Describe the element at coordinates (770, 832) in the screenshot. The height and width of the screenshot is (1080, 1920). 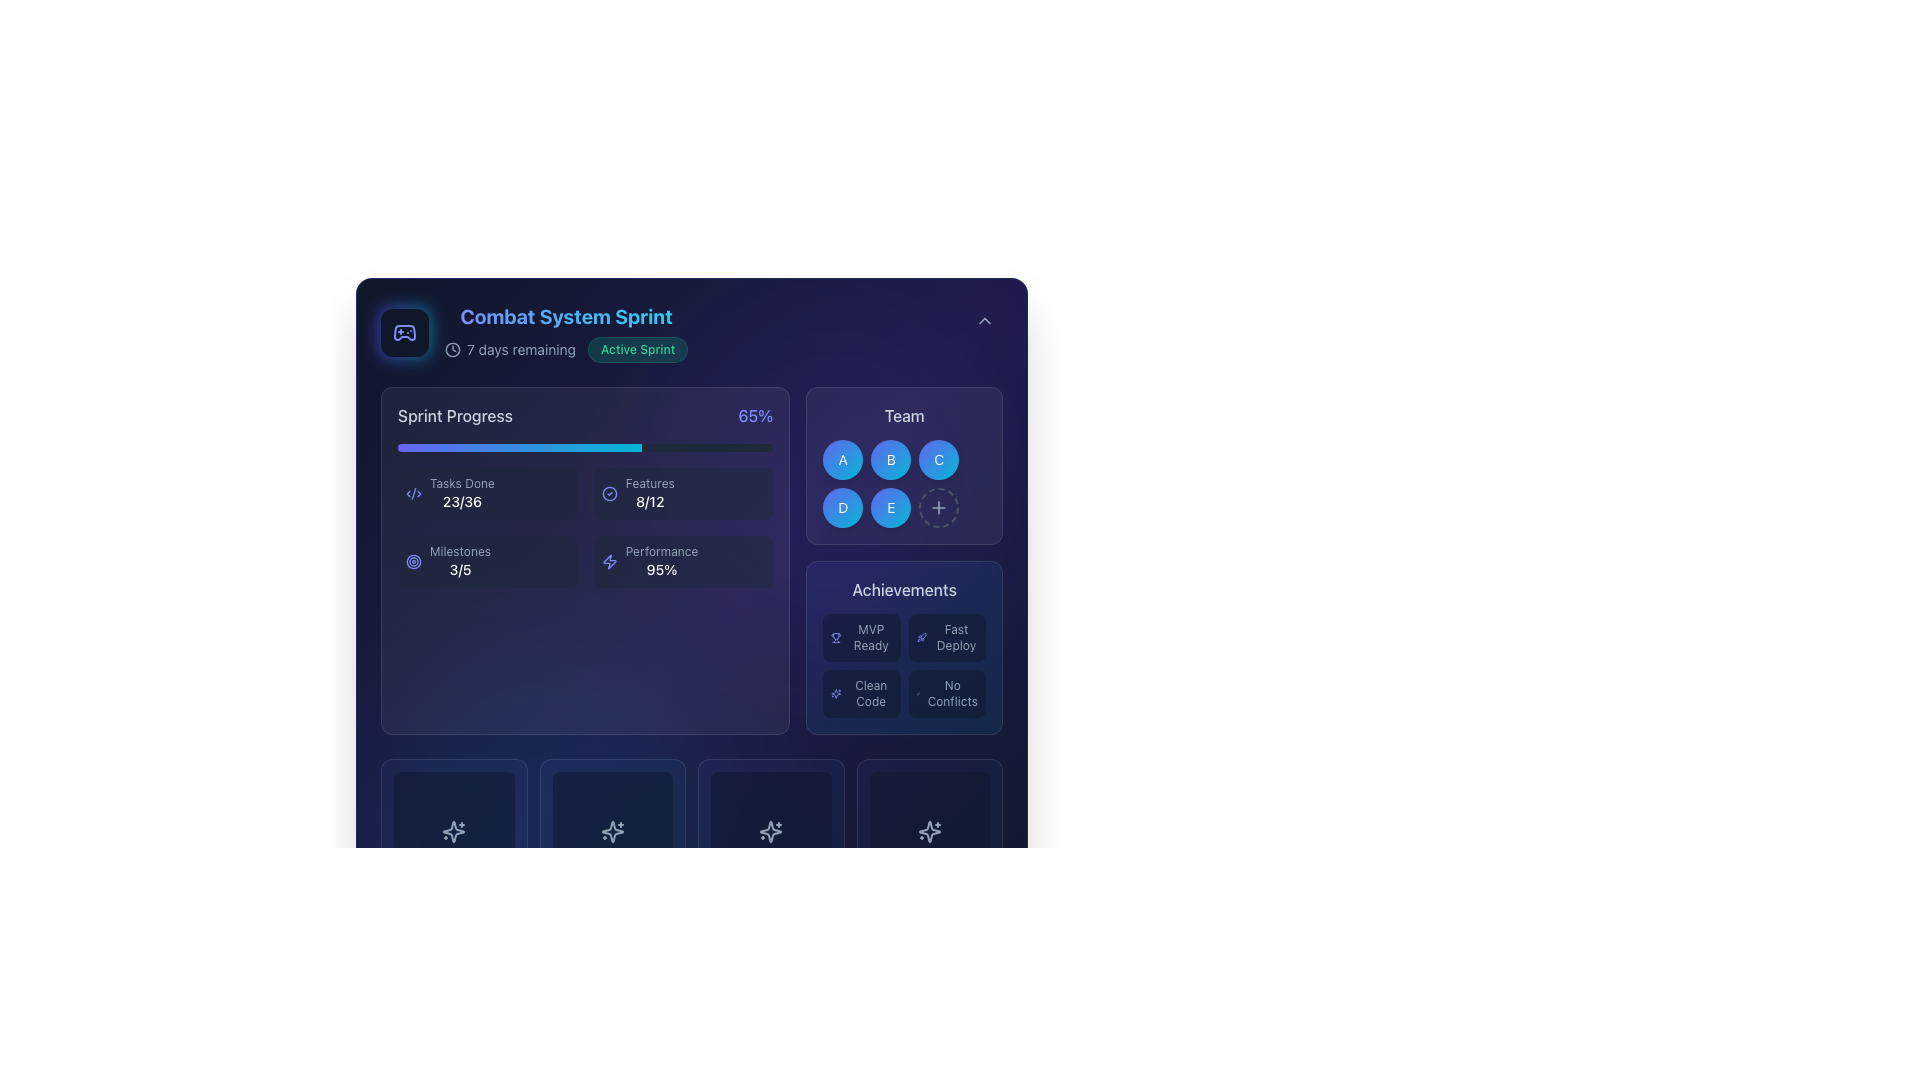
I see `icon within the interactive card located at the bottom section of the interface, which is the fourth card in a grid of four cards` at that location.